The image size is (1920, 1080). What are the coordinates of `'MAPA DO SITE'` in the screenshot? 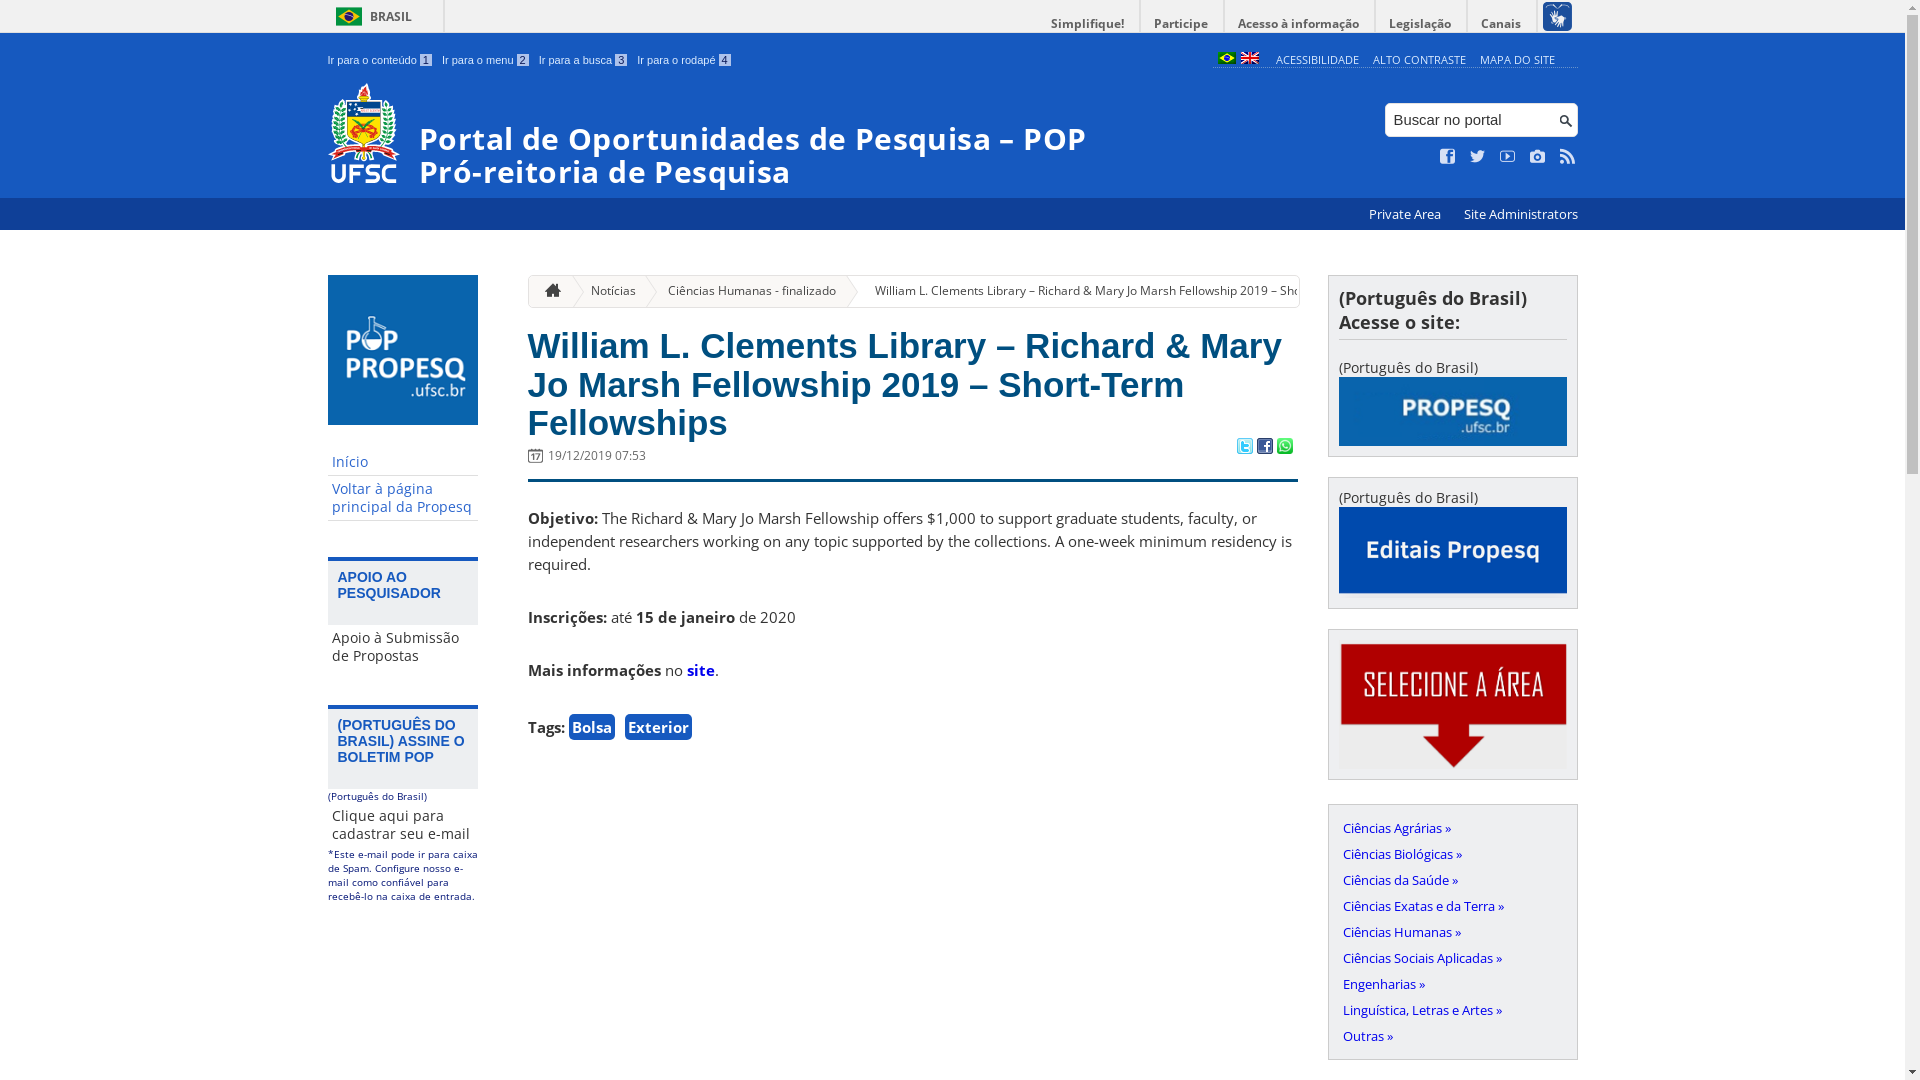 It's located at (1517, 58).